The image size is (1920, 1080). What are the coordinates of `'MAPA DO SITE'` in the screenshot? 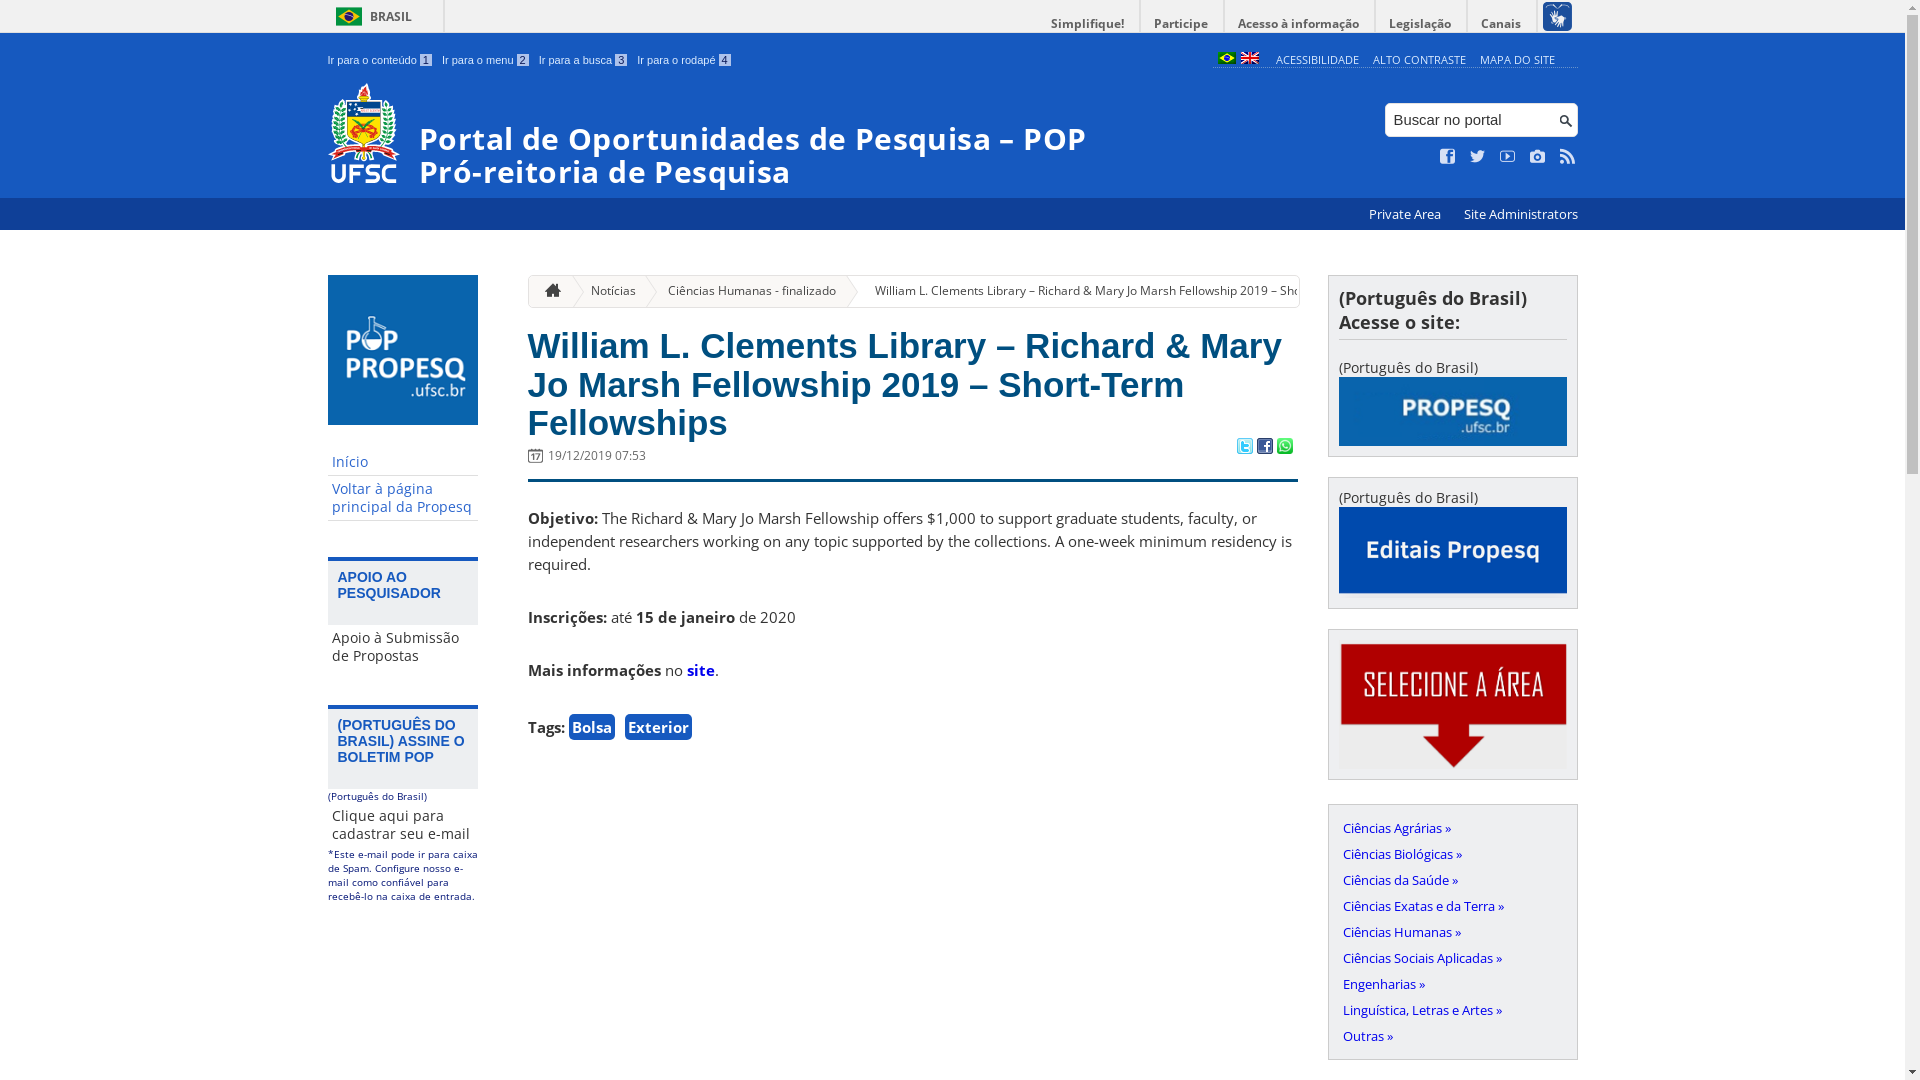 It's located at (1517, 58).